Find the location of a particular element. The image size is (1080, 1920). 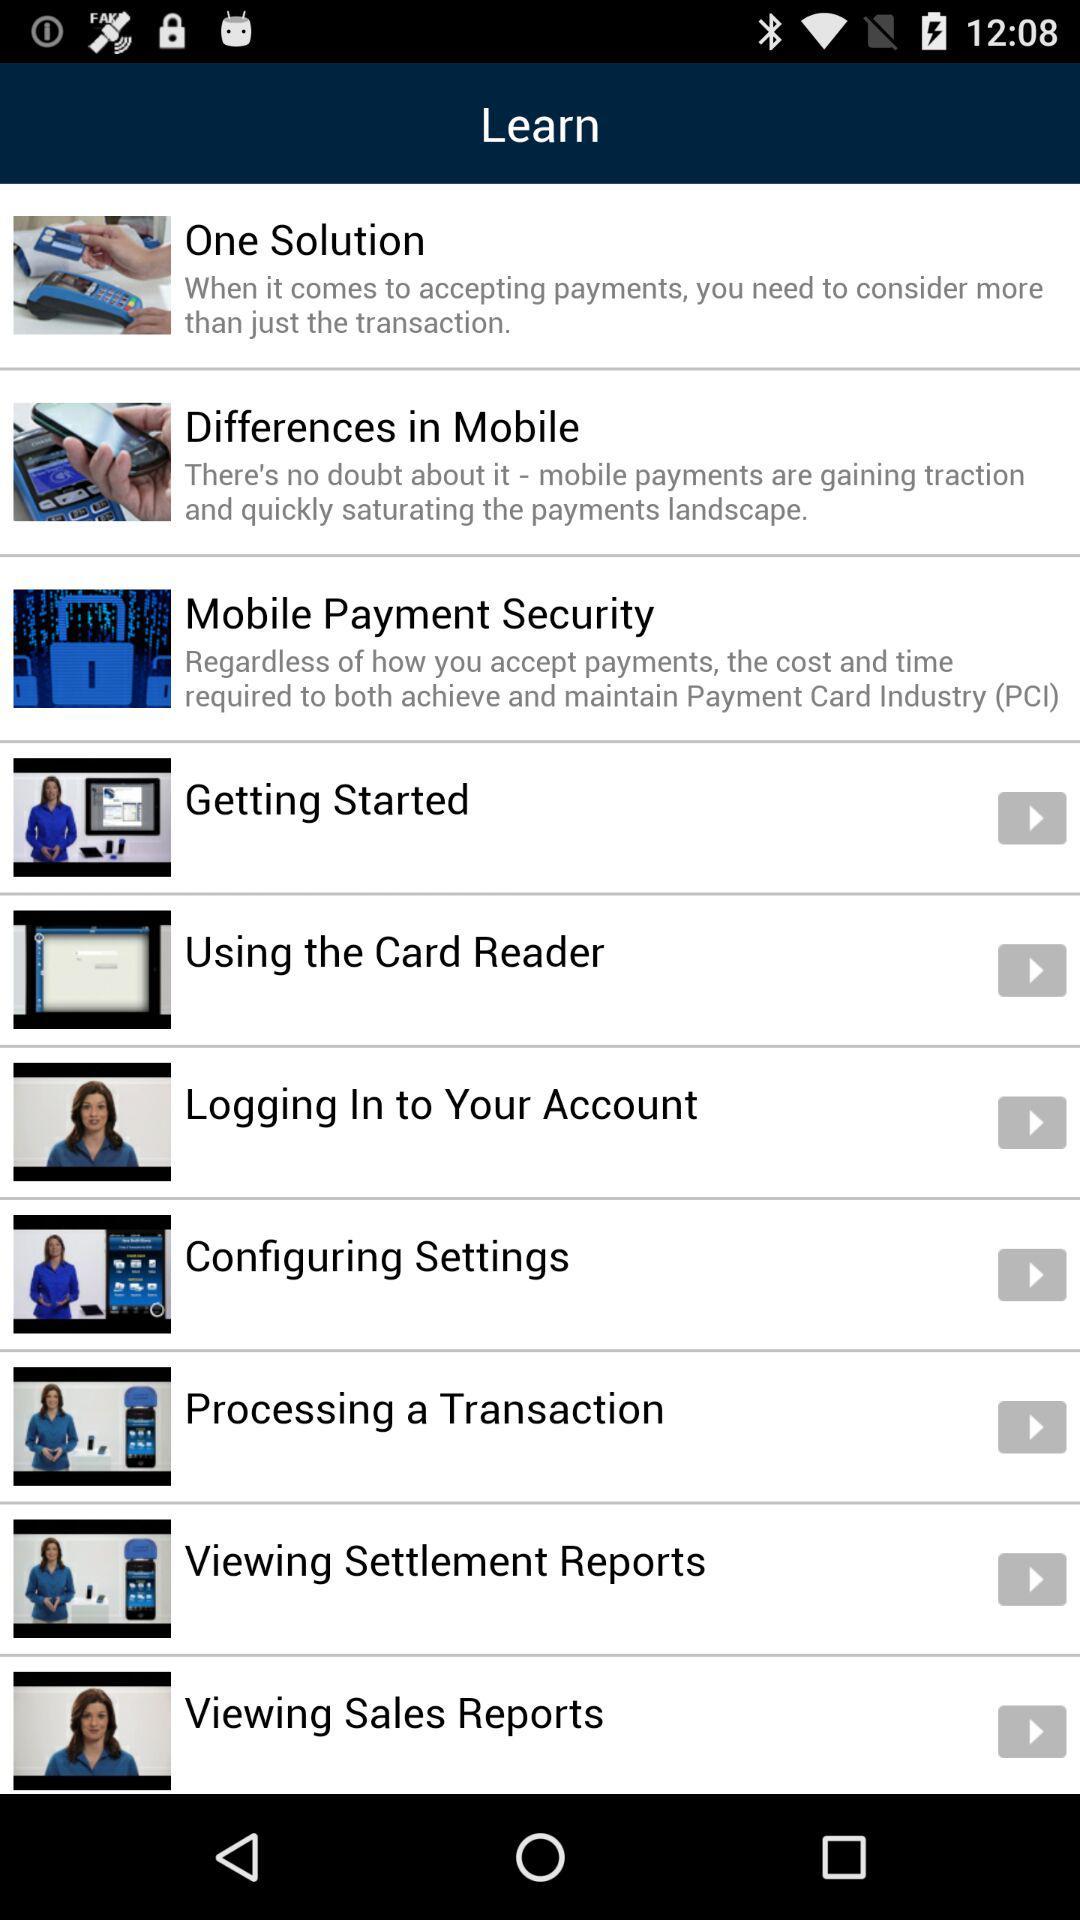

item above viewing settlement reports is located at coordinates (423, 1405).